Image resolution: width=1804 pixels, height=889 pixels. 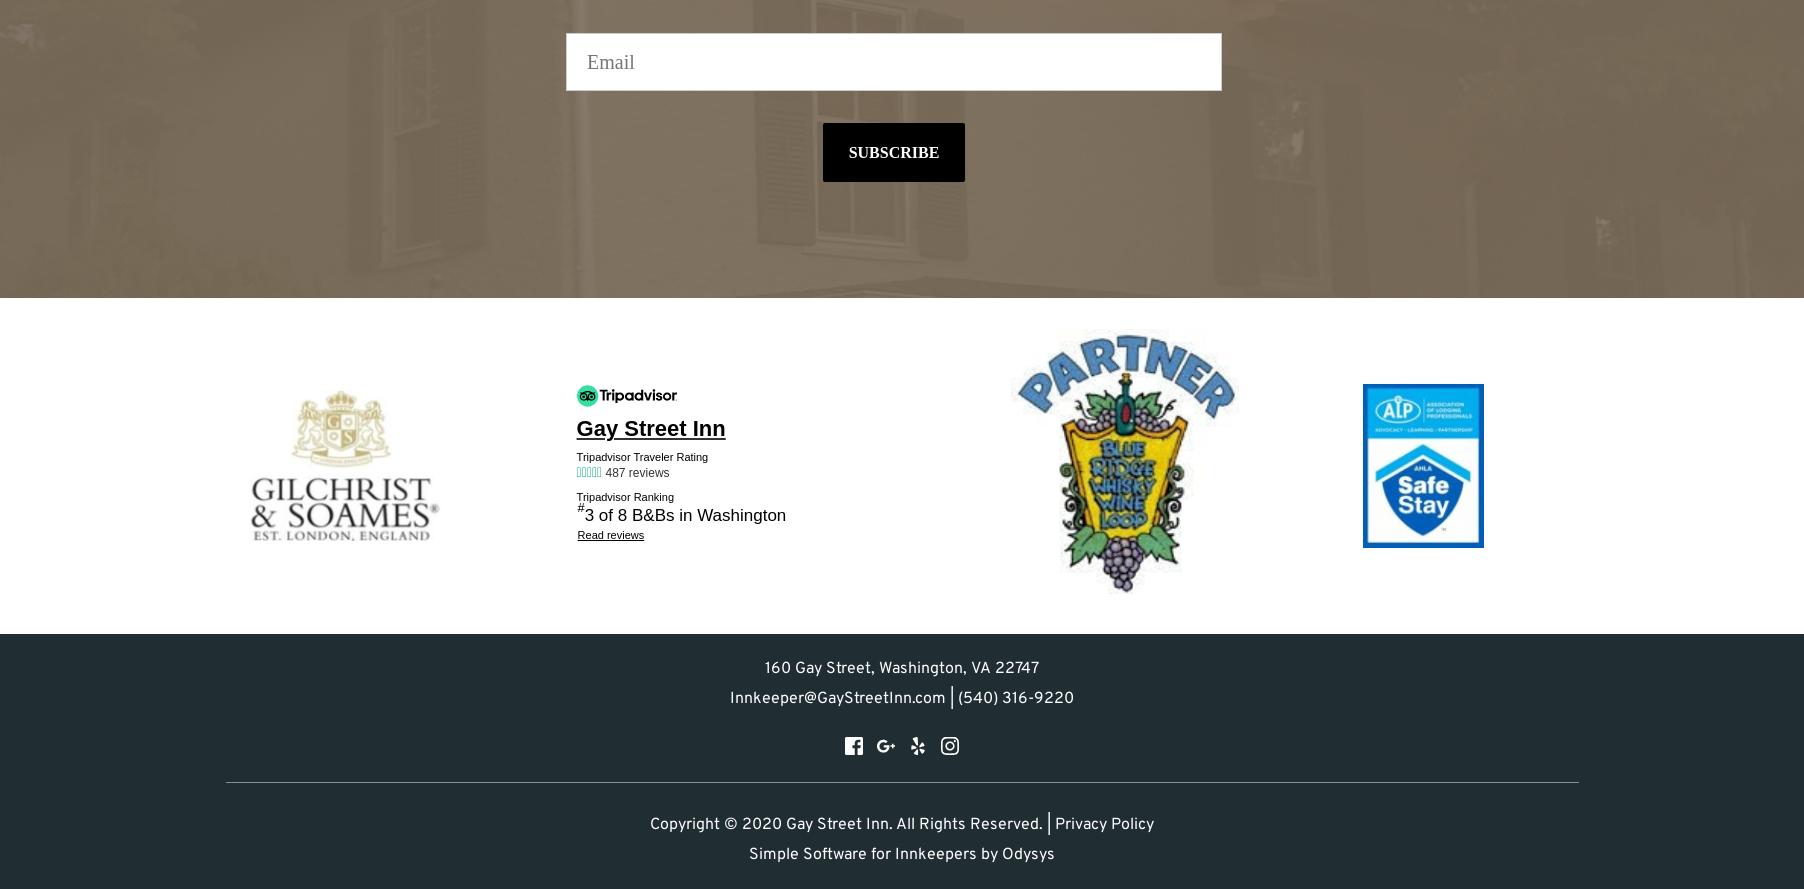 What do you see at coordinates (889, 824) in the screenshot?
I see `'© 2020 Gay Street Inn. All Rights Reserved. |'` at bounding box center [889, 824].